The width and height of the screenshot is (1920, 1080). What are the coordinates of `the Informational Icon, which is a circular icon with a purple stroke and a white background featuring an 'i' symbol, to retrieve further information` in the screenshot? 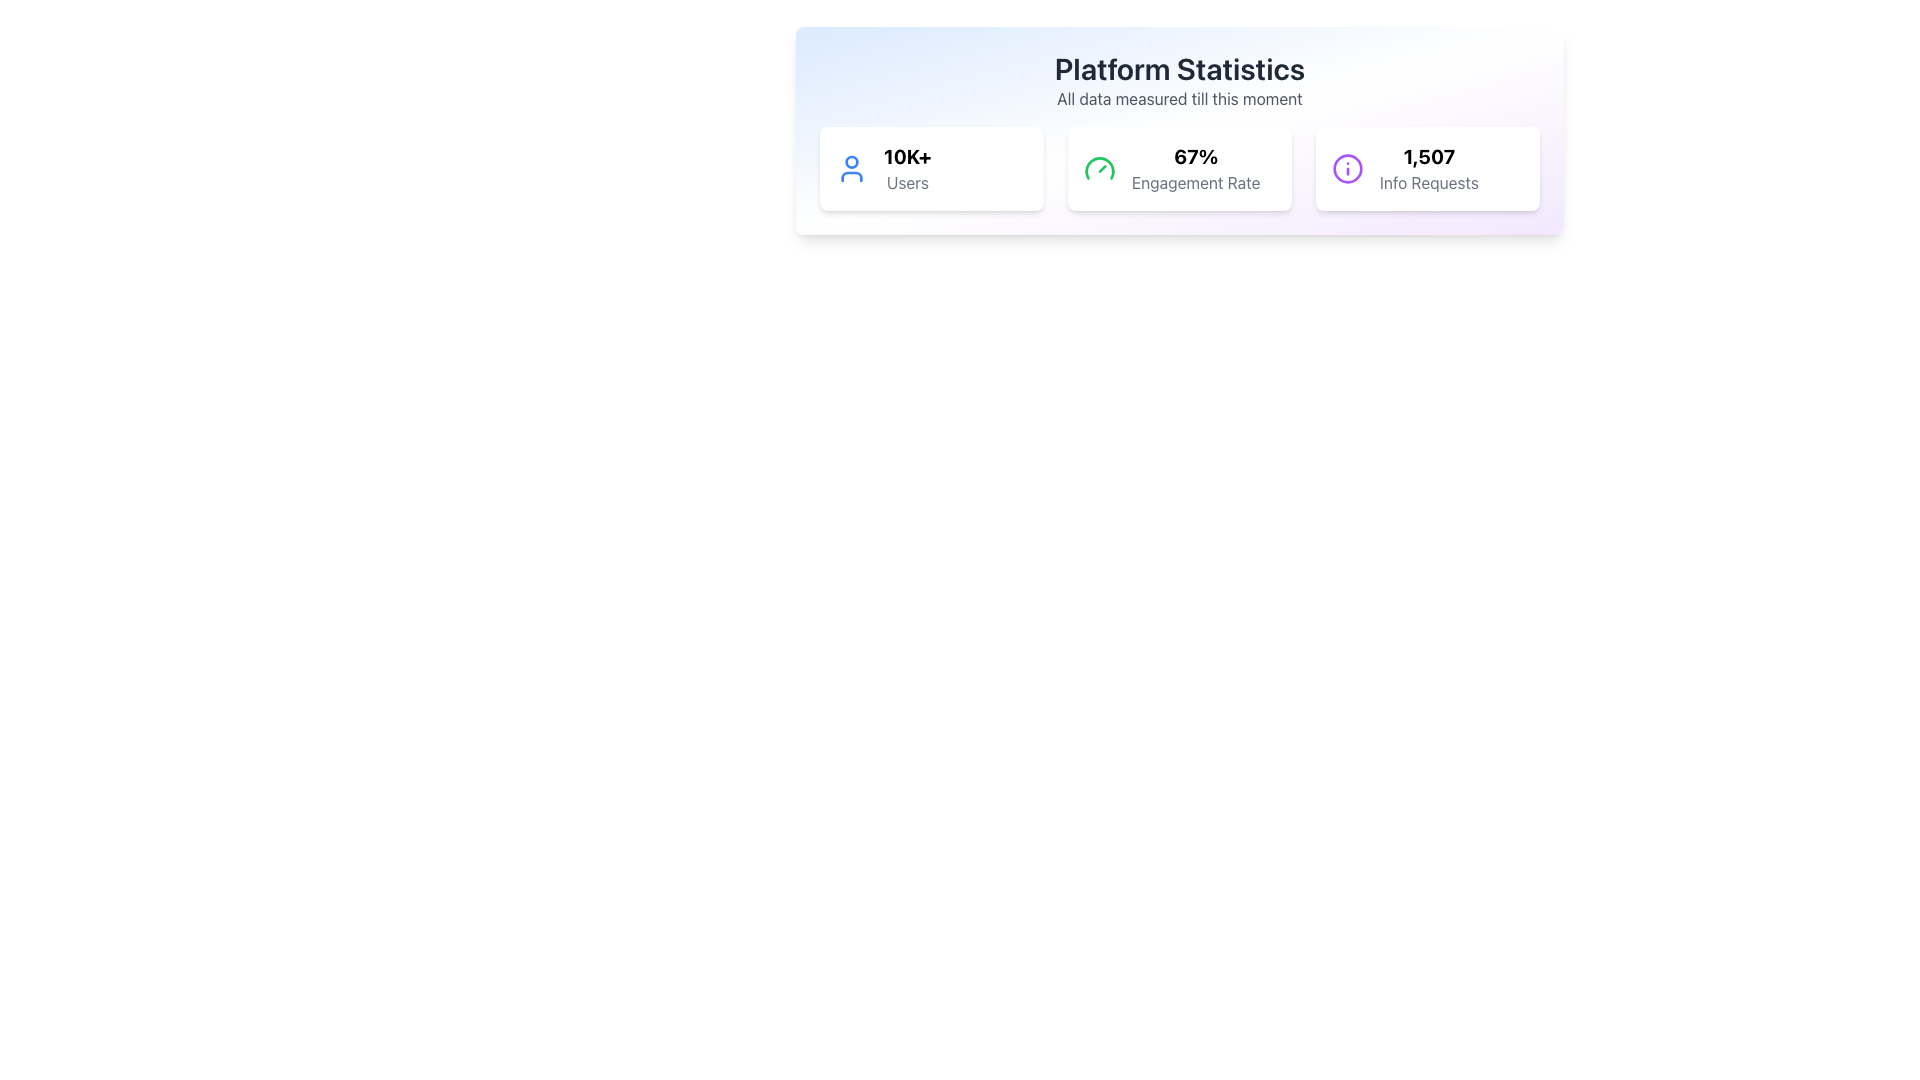 It's located at (1348, 168).